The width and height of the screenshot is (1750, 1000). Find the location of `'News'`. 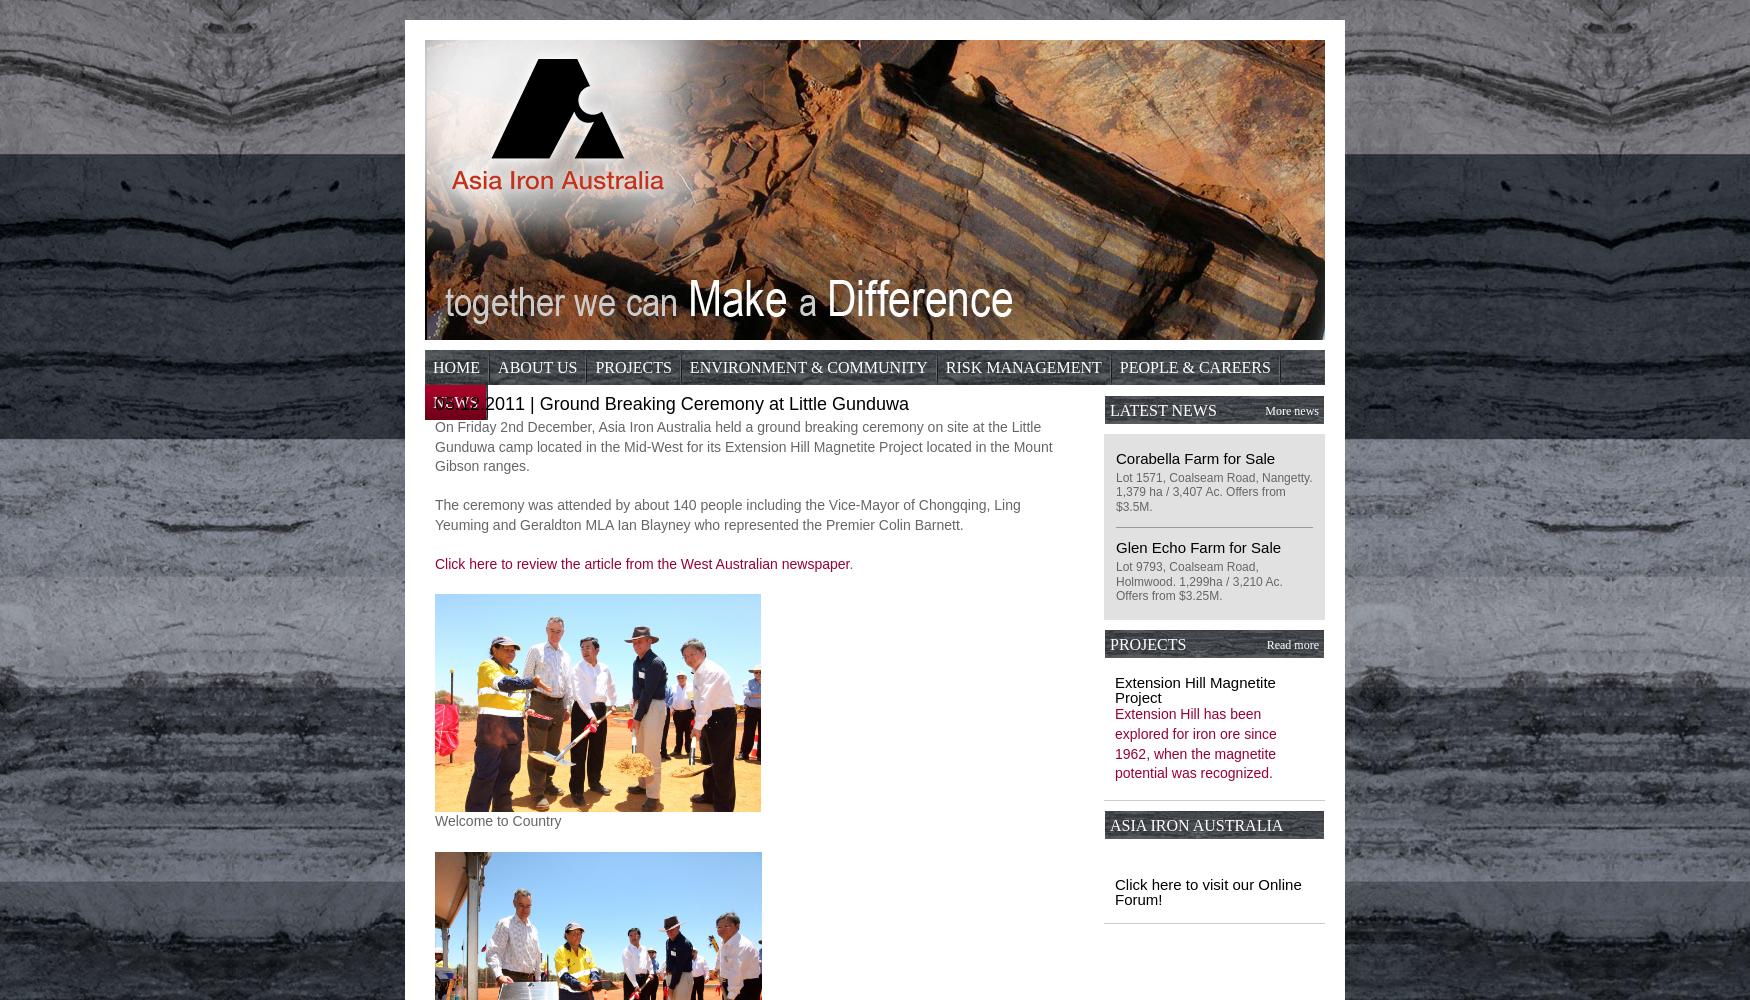

'News' is located at coordinates (455, 402).